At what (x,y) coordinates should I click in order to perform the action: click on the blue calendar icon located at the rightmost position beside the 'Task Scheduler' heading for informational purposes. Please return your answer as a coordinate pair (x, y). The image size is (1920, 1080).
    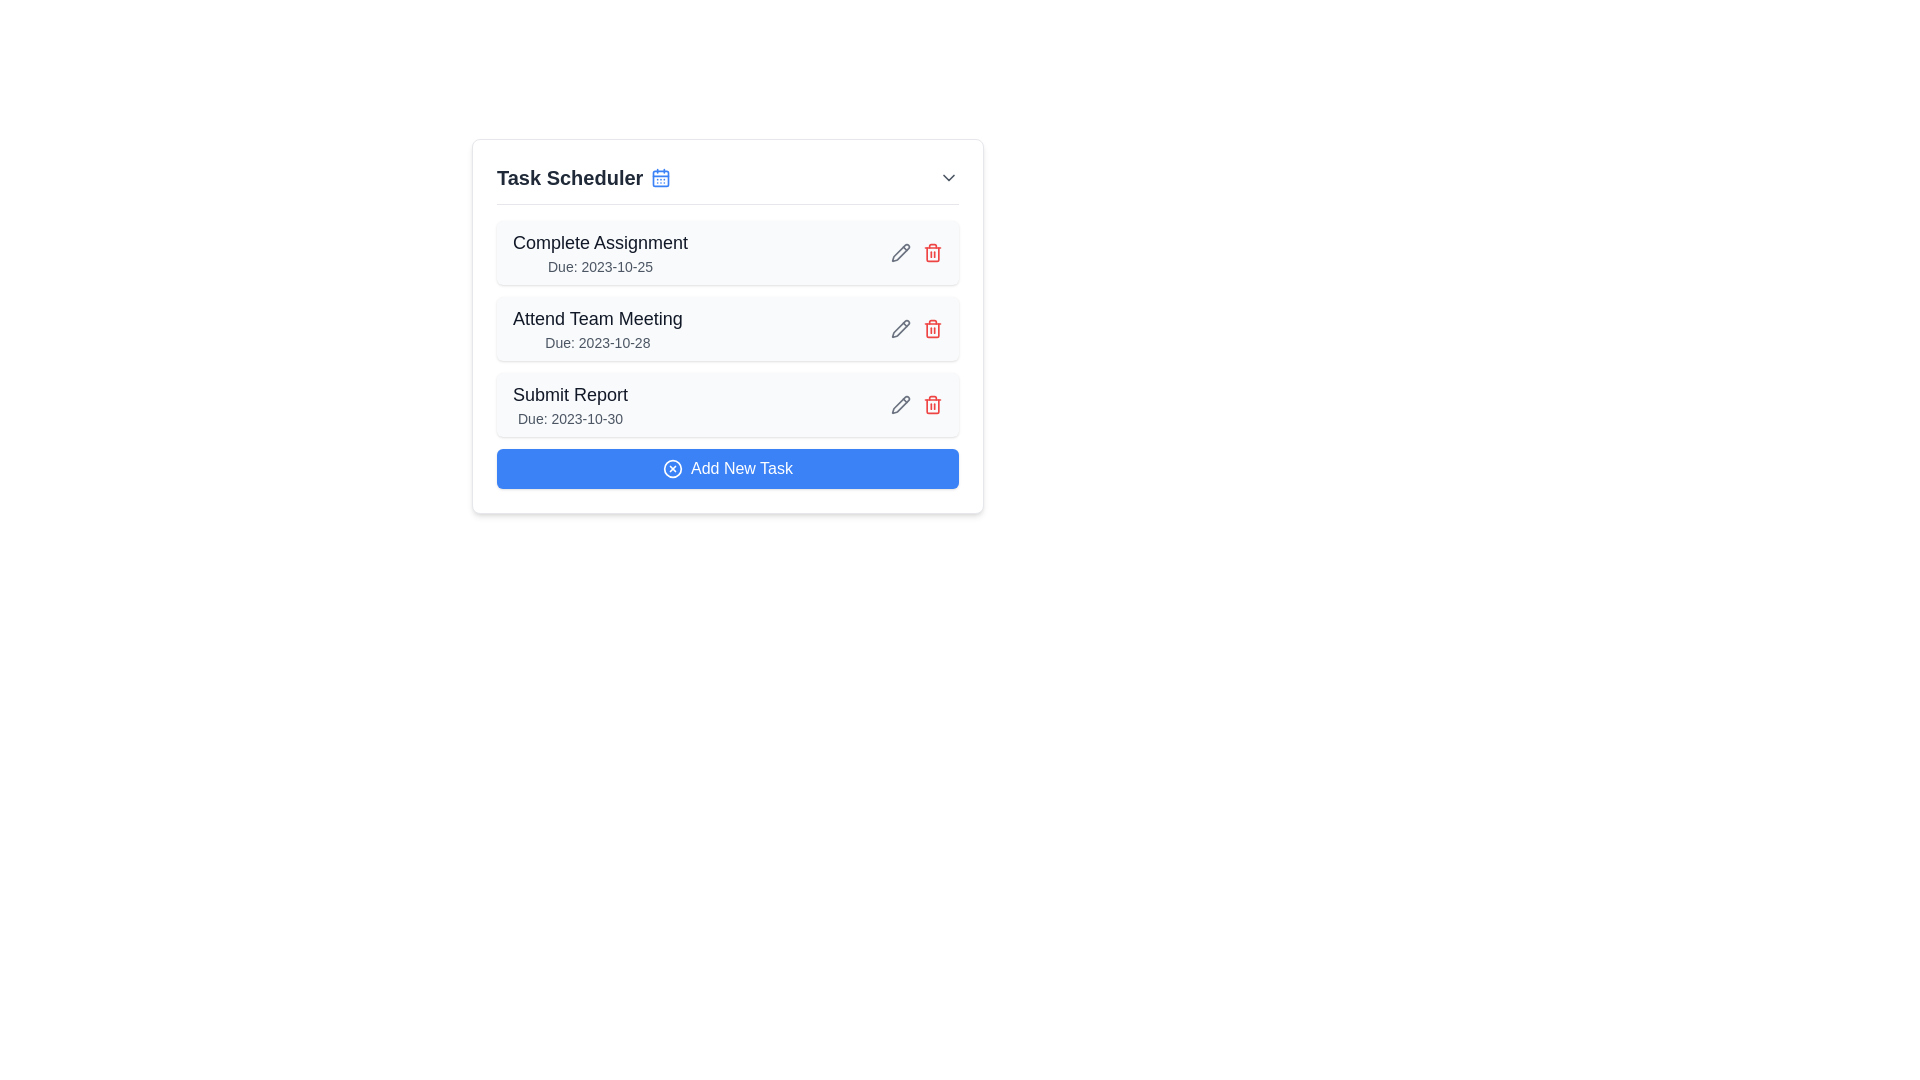
    Looking at the image, I should click on (661, 176).